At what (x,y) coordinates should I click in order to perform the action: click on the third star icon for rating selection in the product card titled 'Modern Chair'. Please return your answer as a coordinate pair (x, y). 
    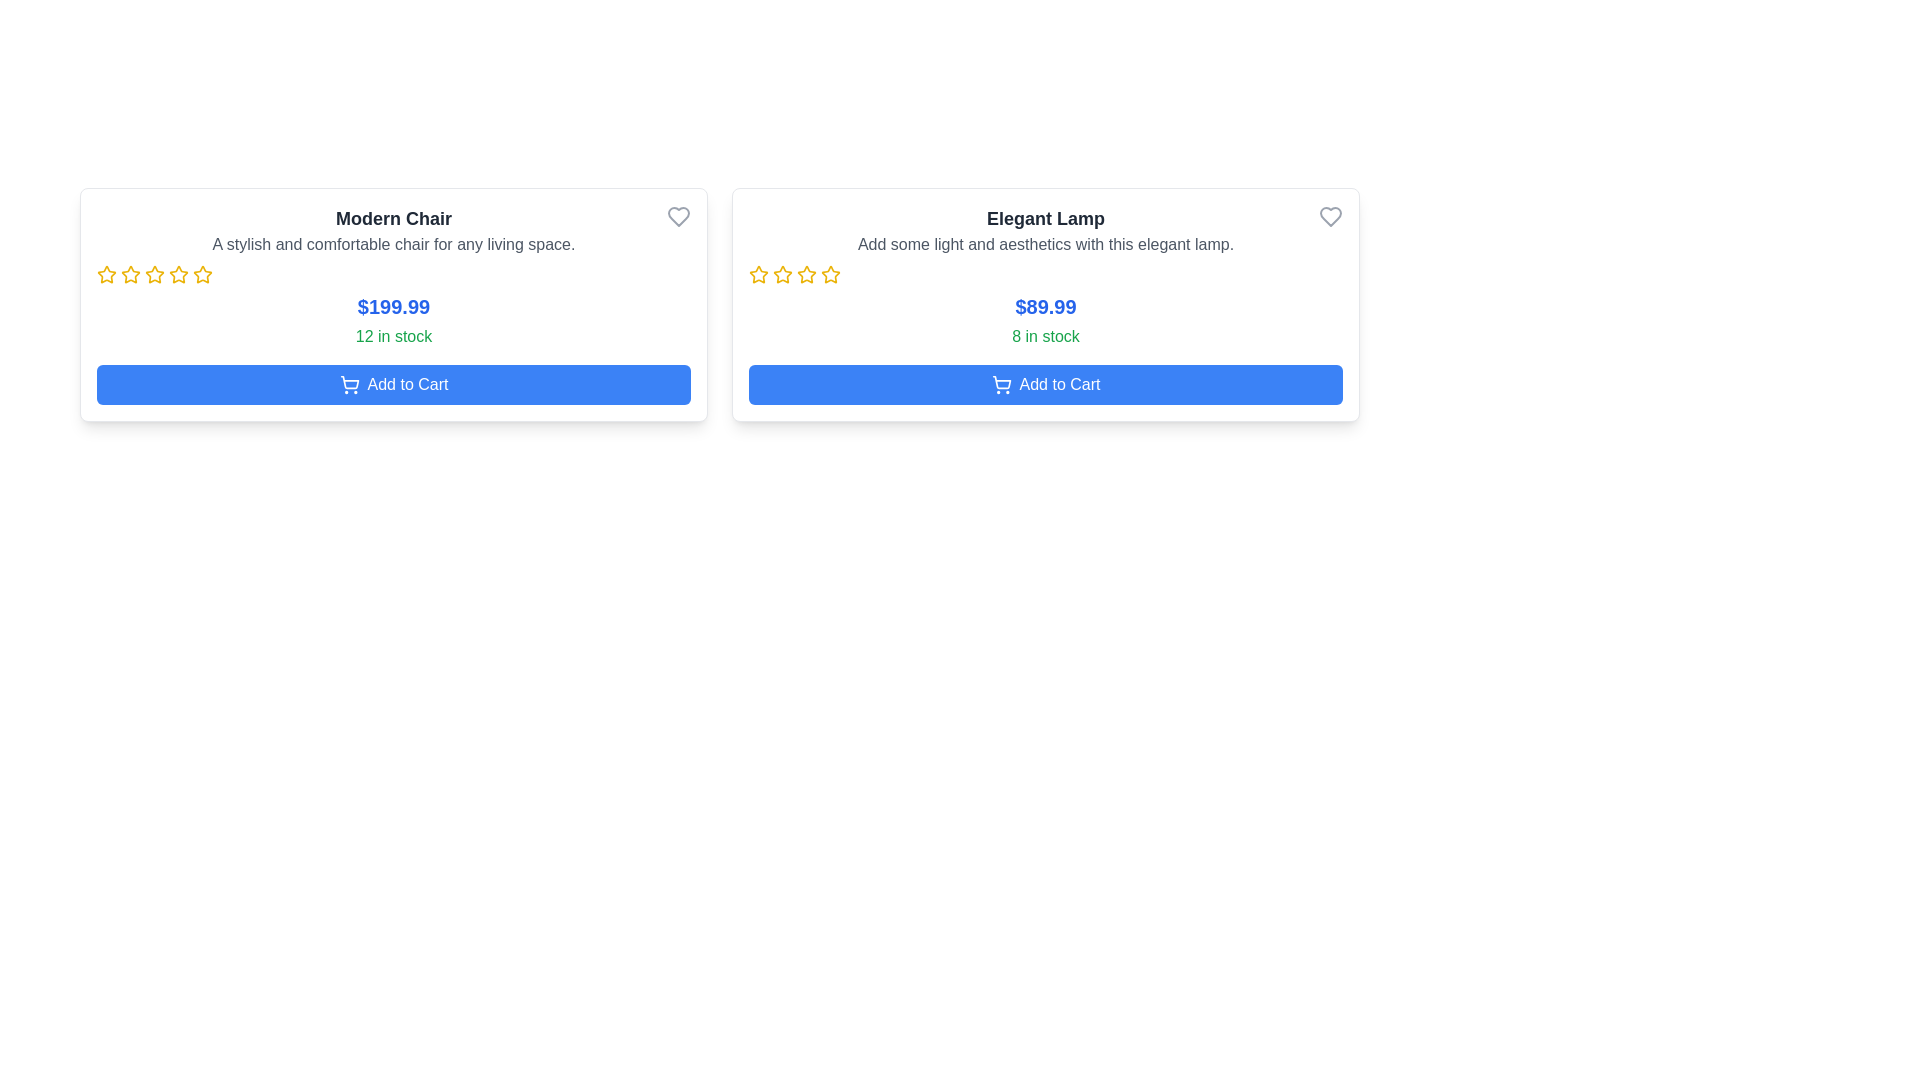
    Looking at the image, I should click on (178, 274).